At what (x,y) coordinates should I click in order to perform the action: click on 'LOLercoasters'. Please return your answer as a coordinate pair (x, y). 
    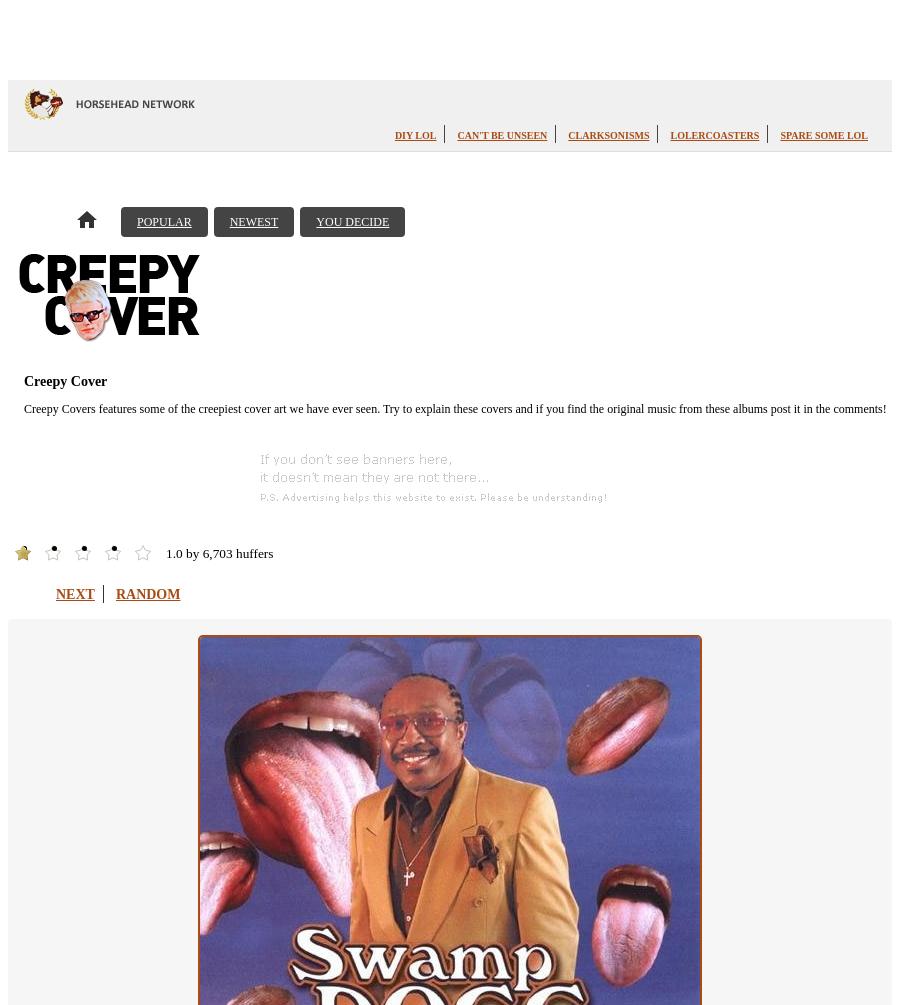
    Looking at the image, I should click on (713, 135).